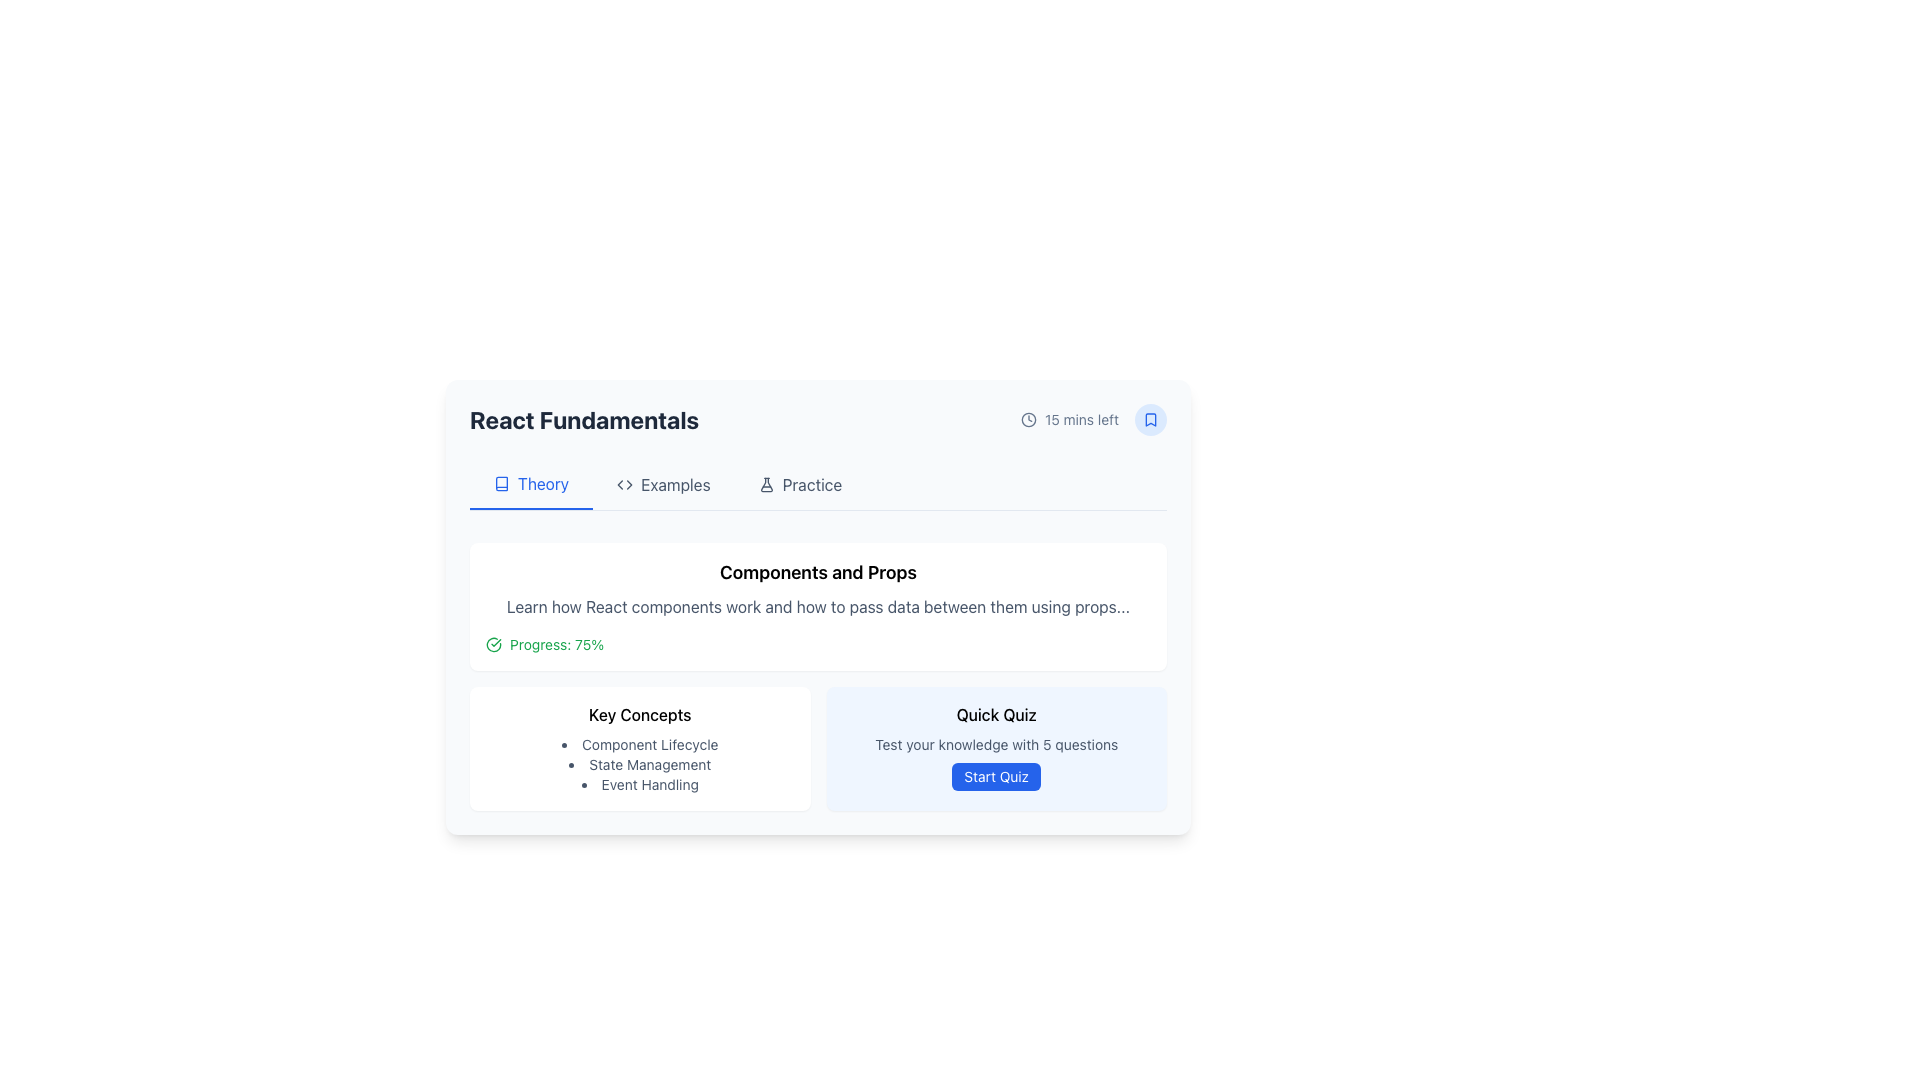 This screenshot has height=1080, width=1920. I want to click on text content of the second Text Label in the 'Key Concepts' list, located between 'Component Lifecycle' and 'Event Handling', so click(640, 764).